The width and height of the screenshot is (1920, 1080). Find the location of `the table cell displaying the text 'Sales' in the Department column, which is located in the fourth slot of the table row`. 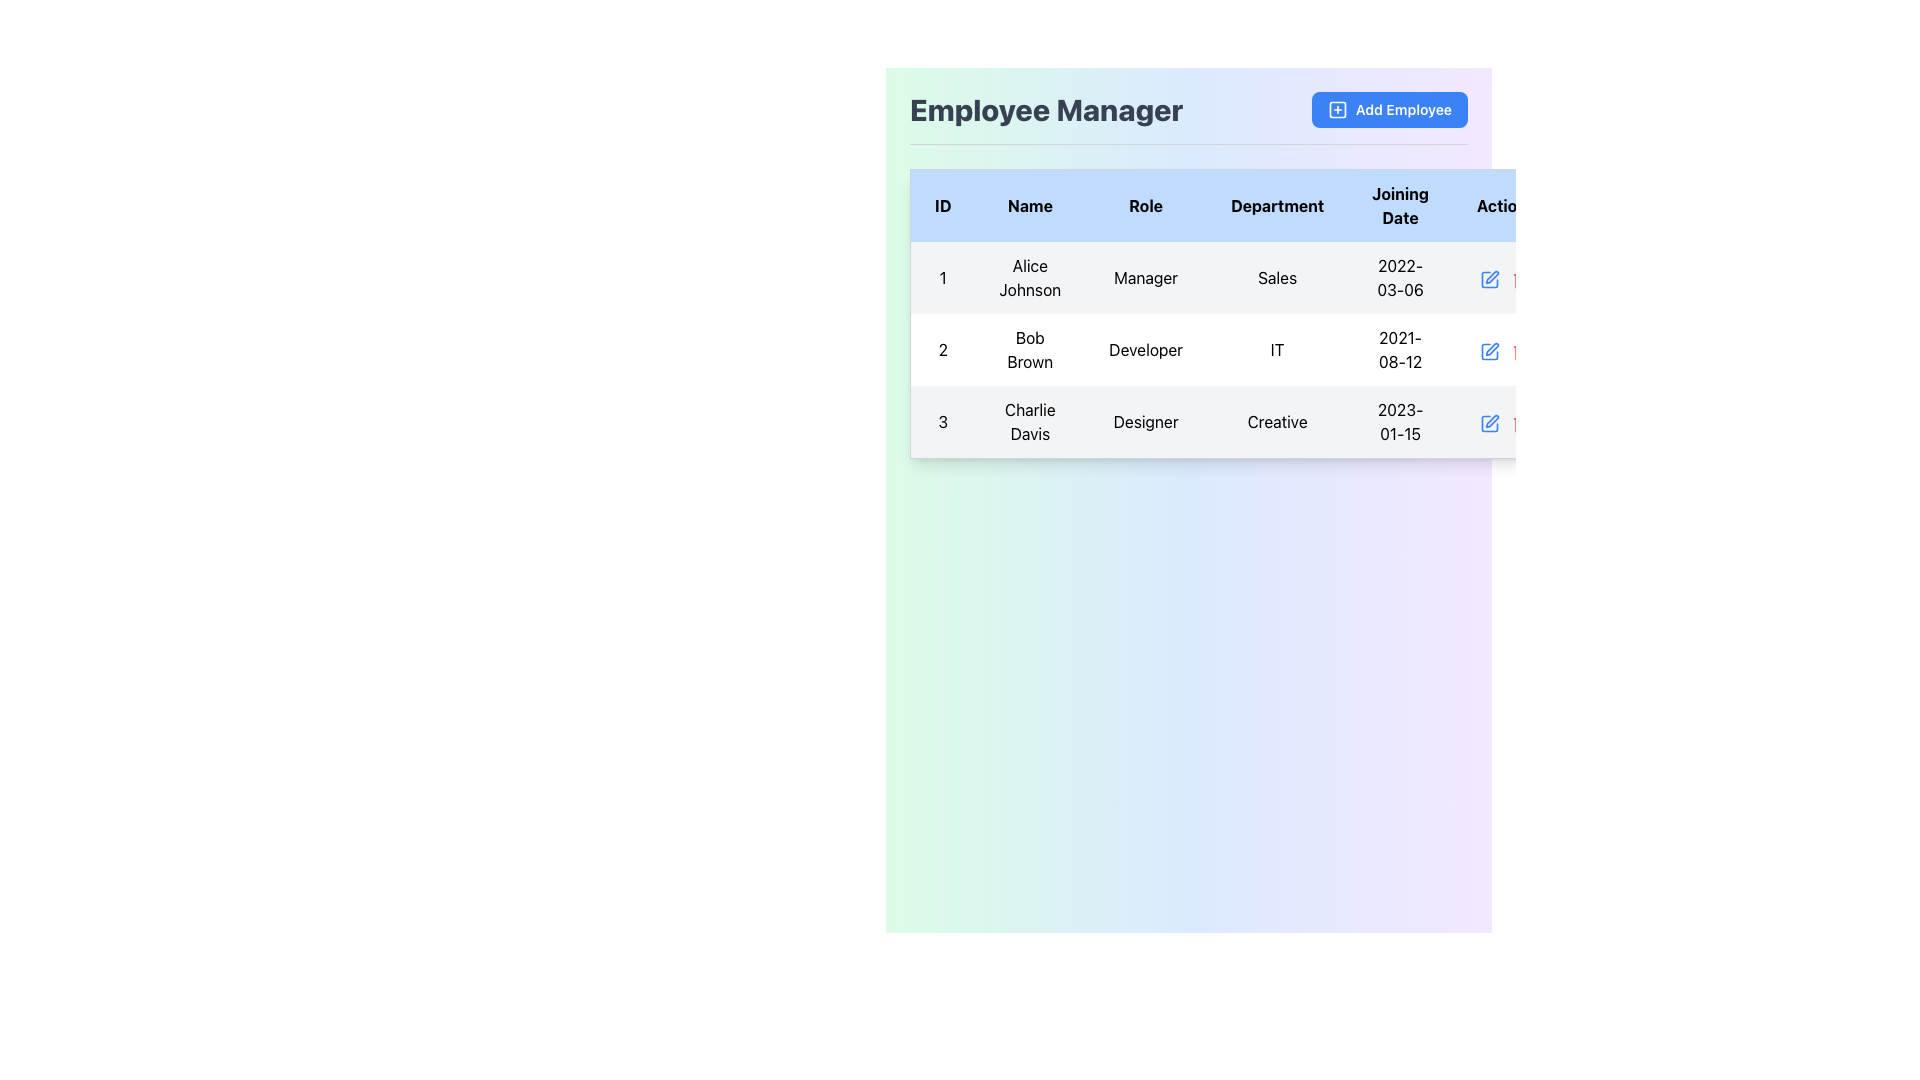

the table cell displaying the text 'Sales' in the Department column, which is located in the fourth slot of the table row is located at coordinates (1276, 277).